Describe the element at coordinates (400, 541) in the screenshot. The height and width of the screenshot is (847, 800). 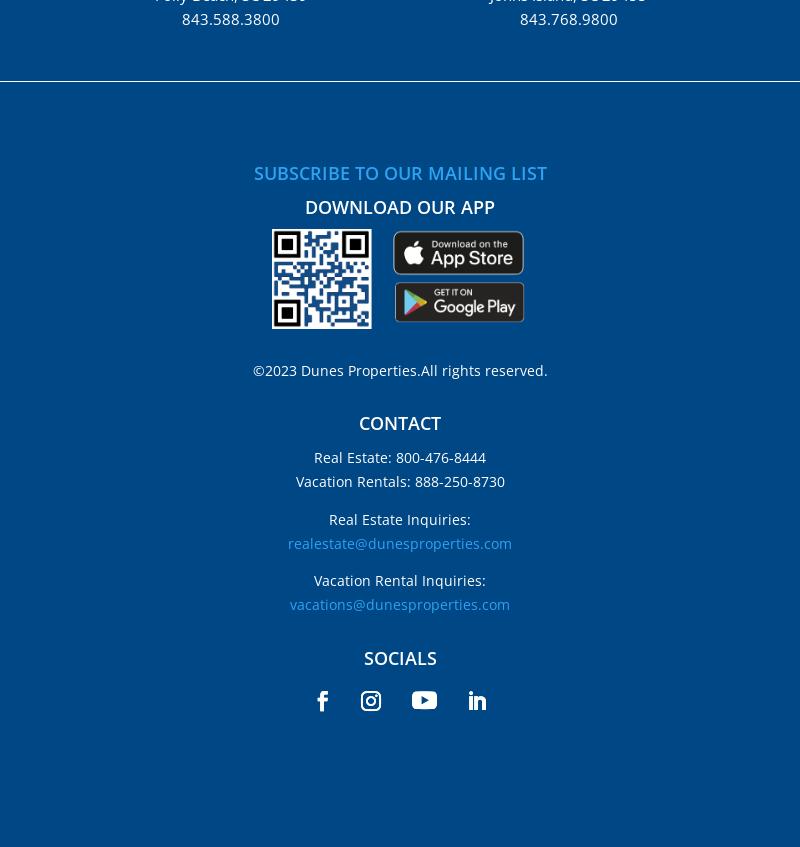
I see `'realestate@dunesproperties.com'` at that location.